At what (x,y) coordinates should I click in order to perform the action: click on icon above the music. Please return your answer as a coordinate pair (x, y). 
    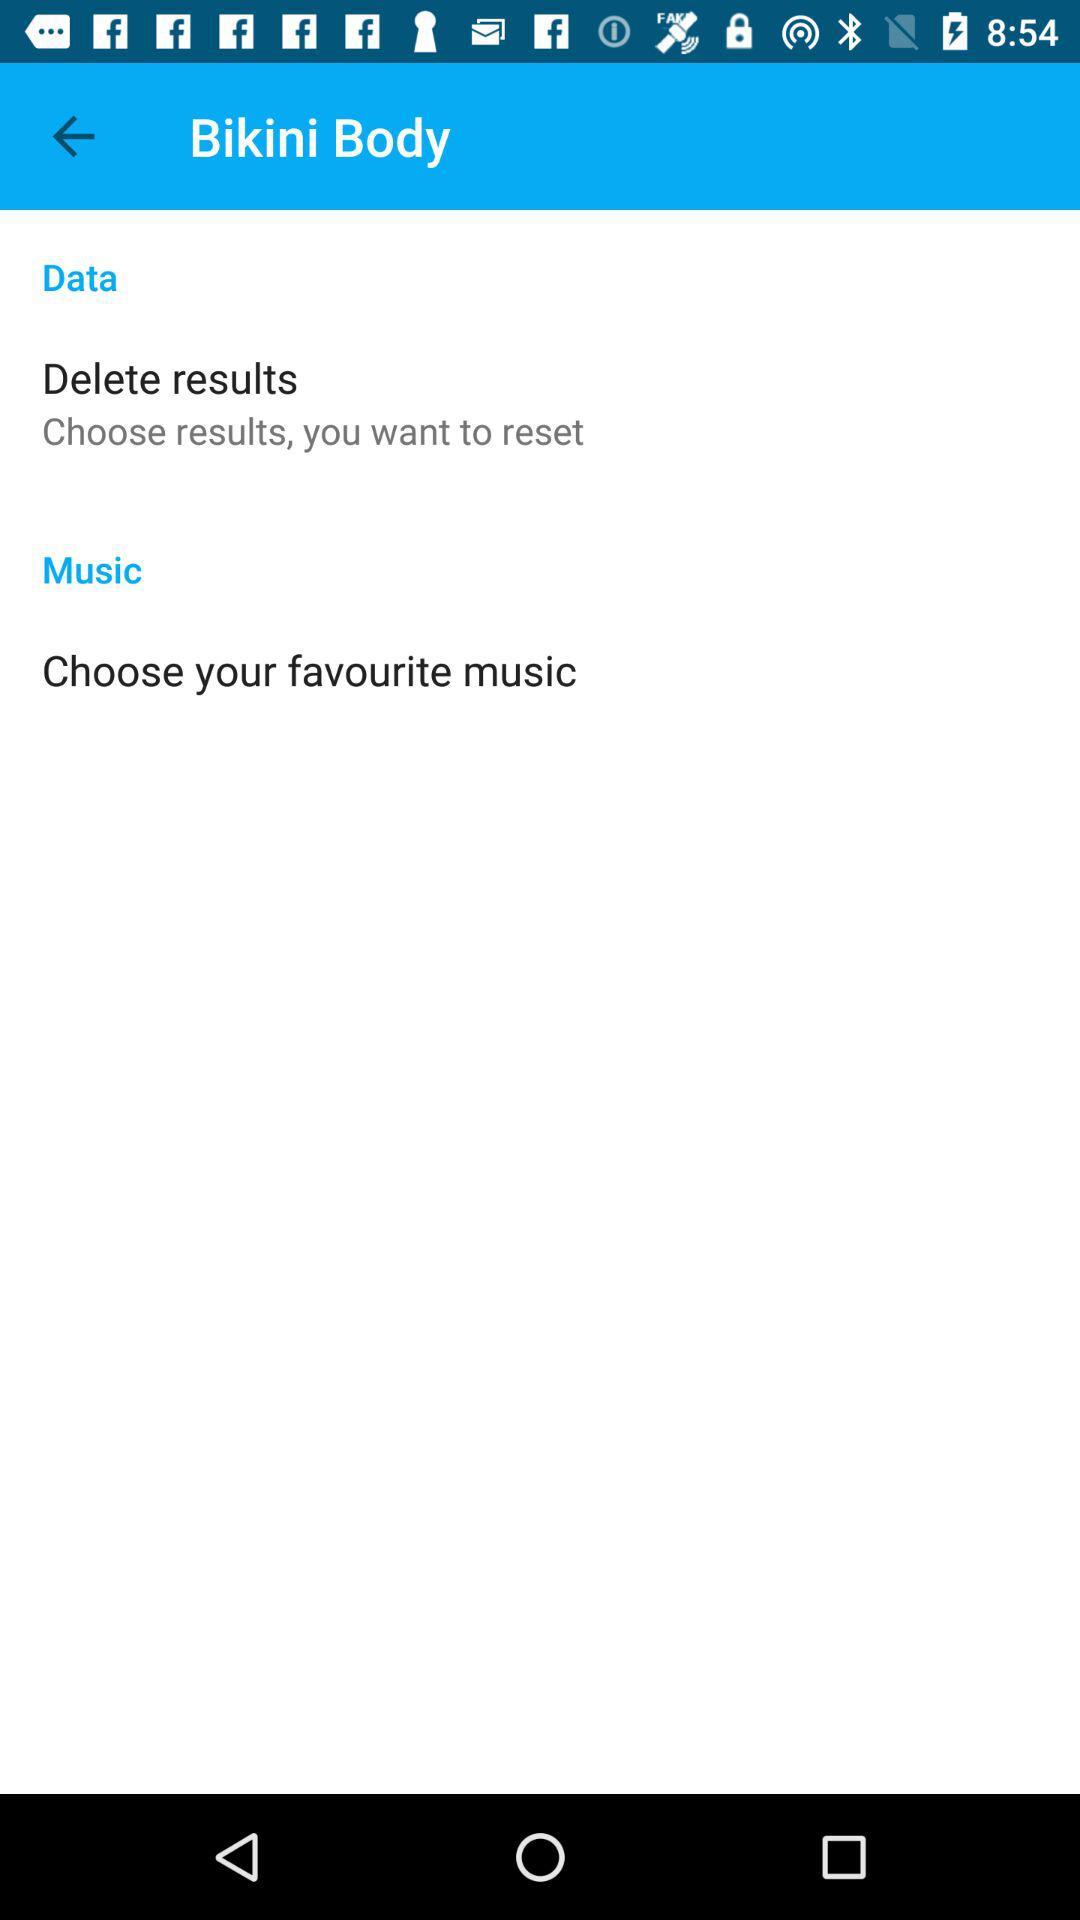
    Looking at the image, I should click on (313, 429).